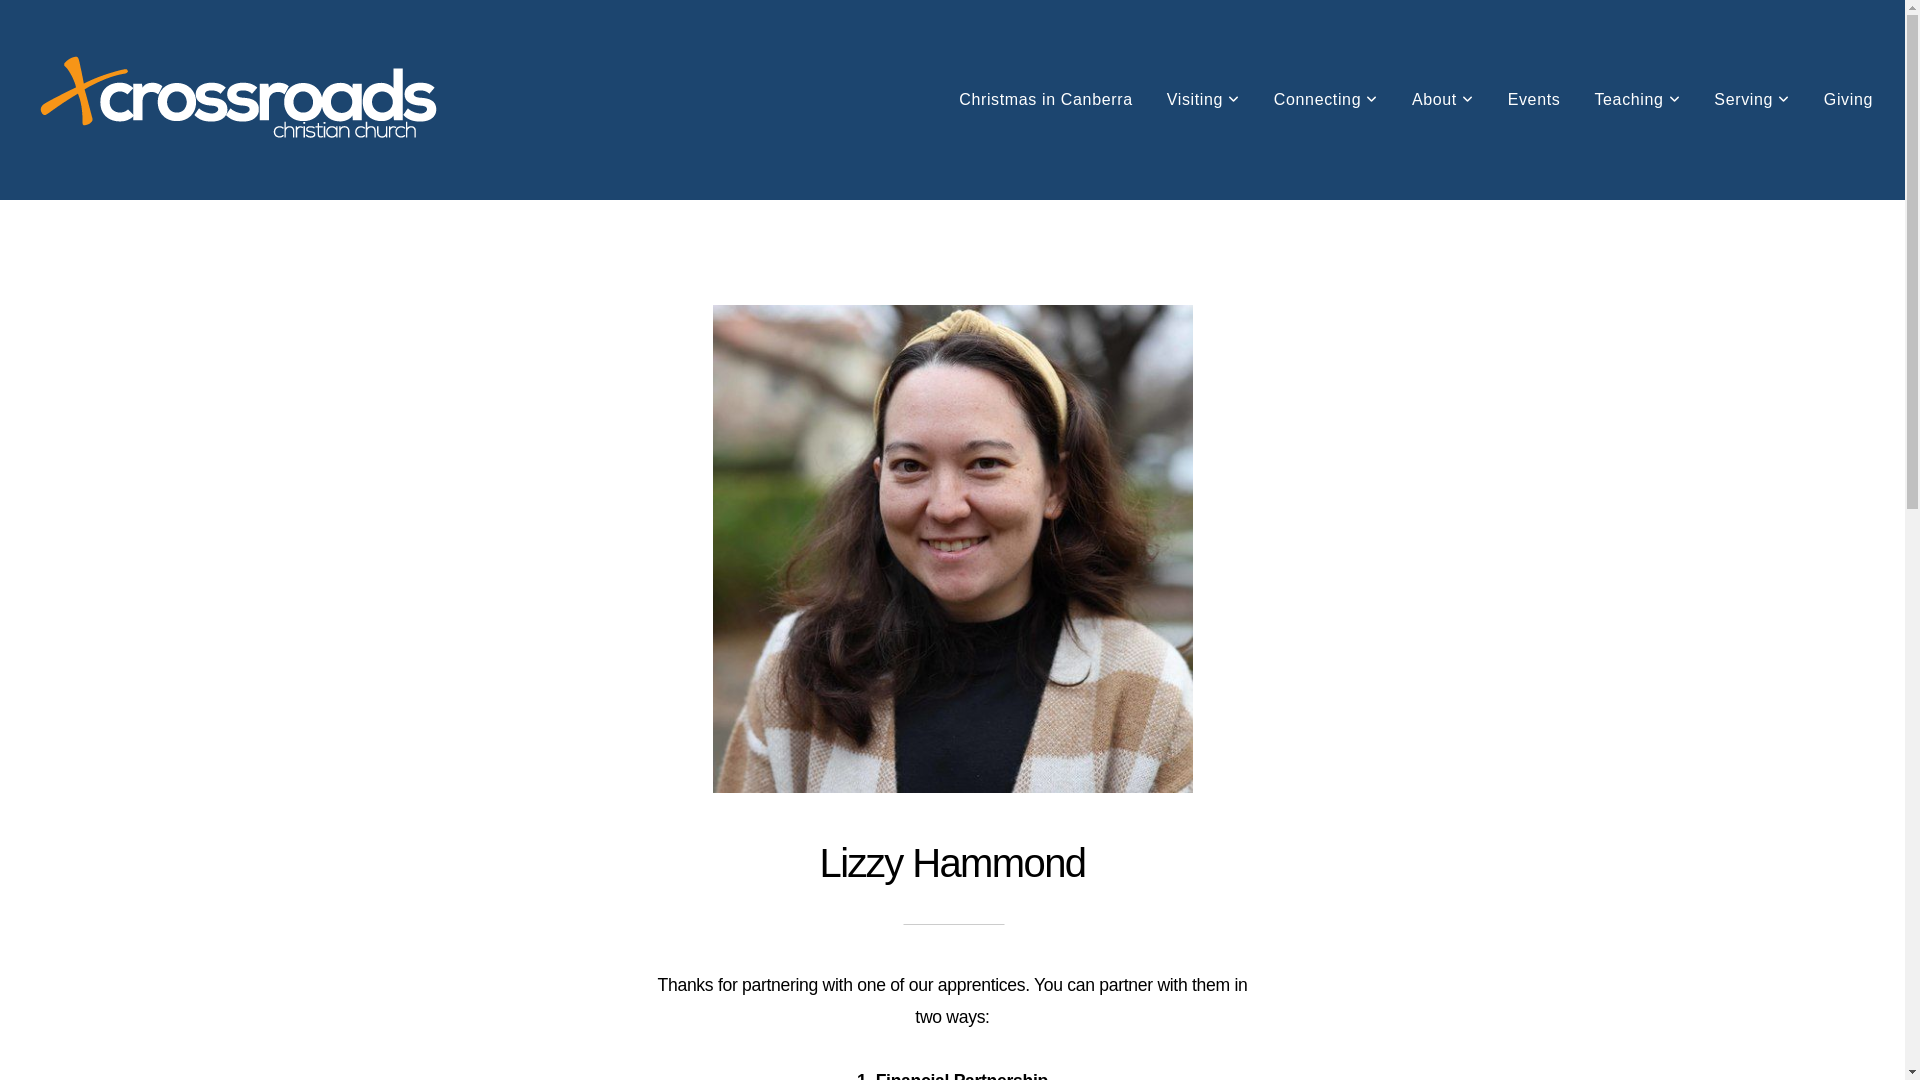 The width and height of the screenshot is (1920, 1080). Describe the element at coordinates (1847, 100) in the screenshot. I see `'Giving'` at that location.